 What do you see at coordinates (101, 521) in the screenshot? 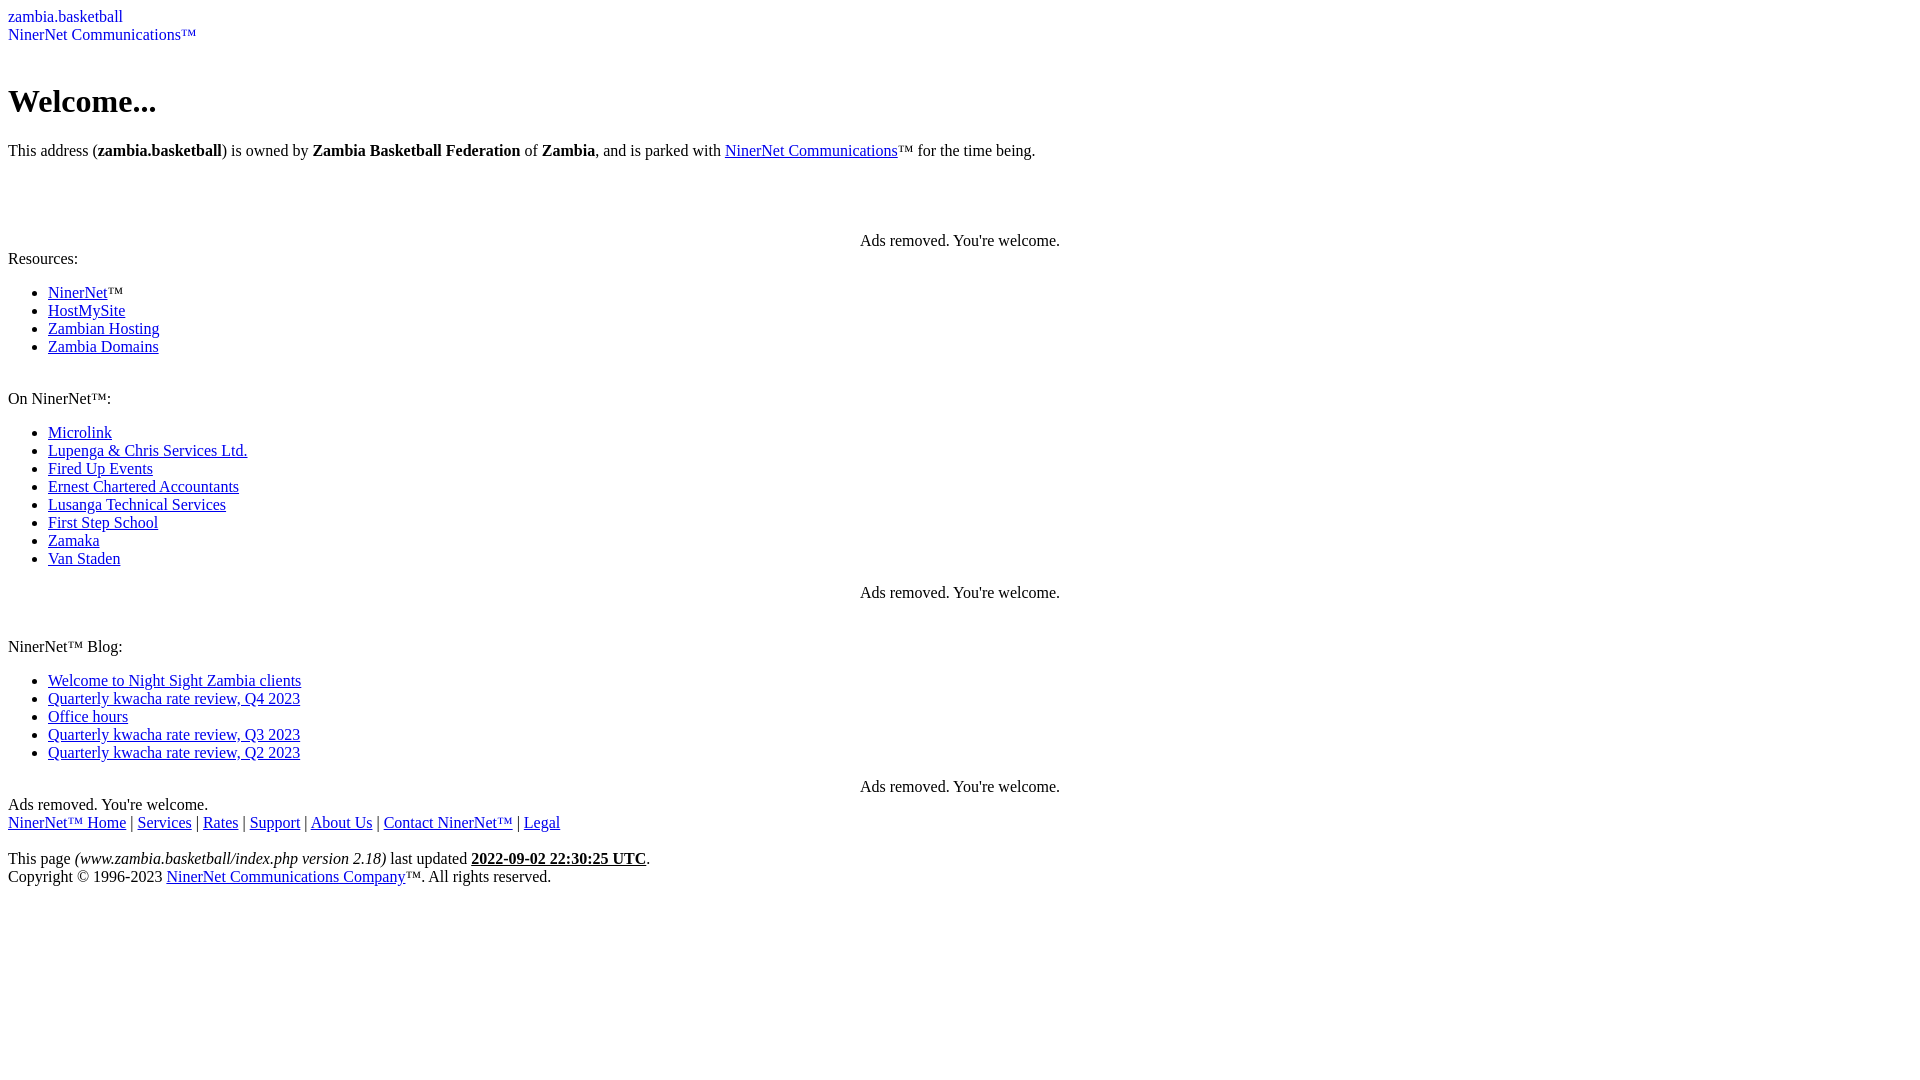
I see `'First Step School'` at bounding box center [101, 521].